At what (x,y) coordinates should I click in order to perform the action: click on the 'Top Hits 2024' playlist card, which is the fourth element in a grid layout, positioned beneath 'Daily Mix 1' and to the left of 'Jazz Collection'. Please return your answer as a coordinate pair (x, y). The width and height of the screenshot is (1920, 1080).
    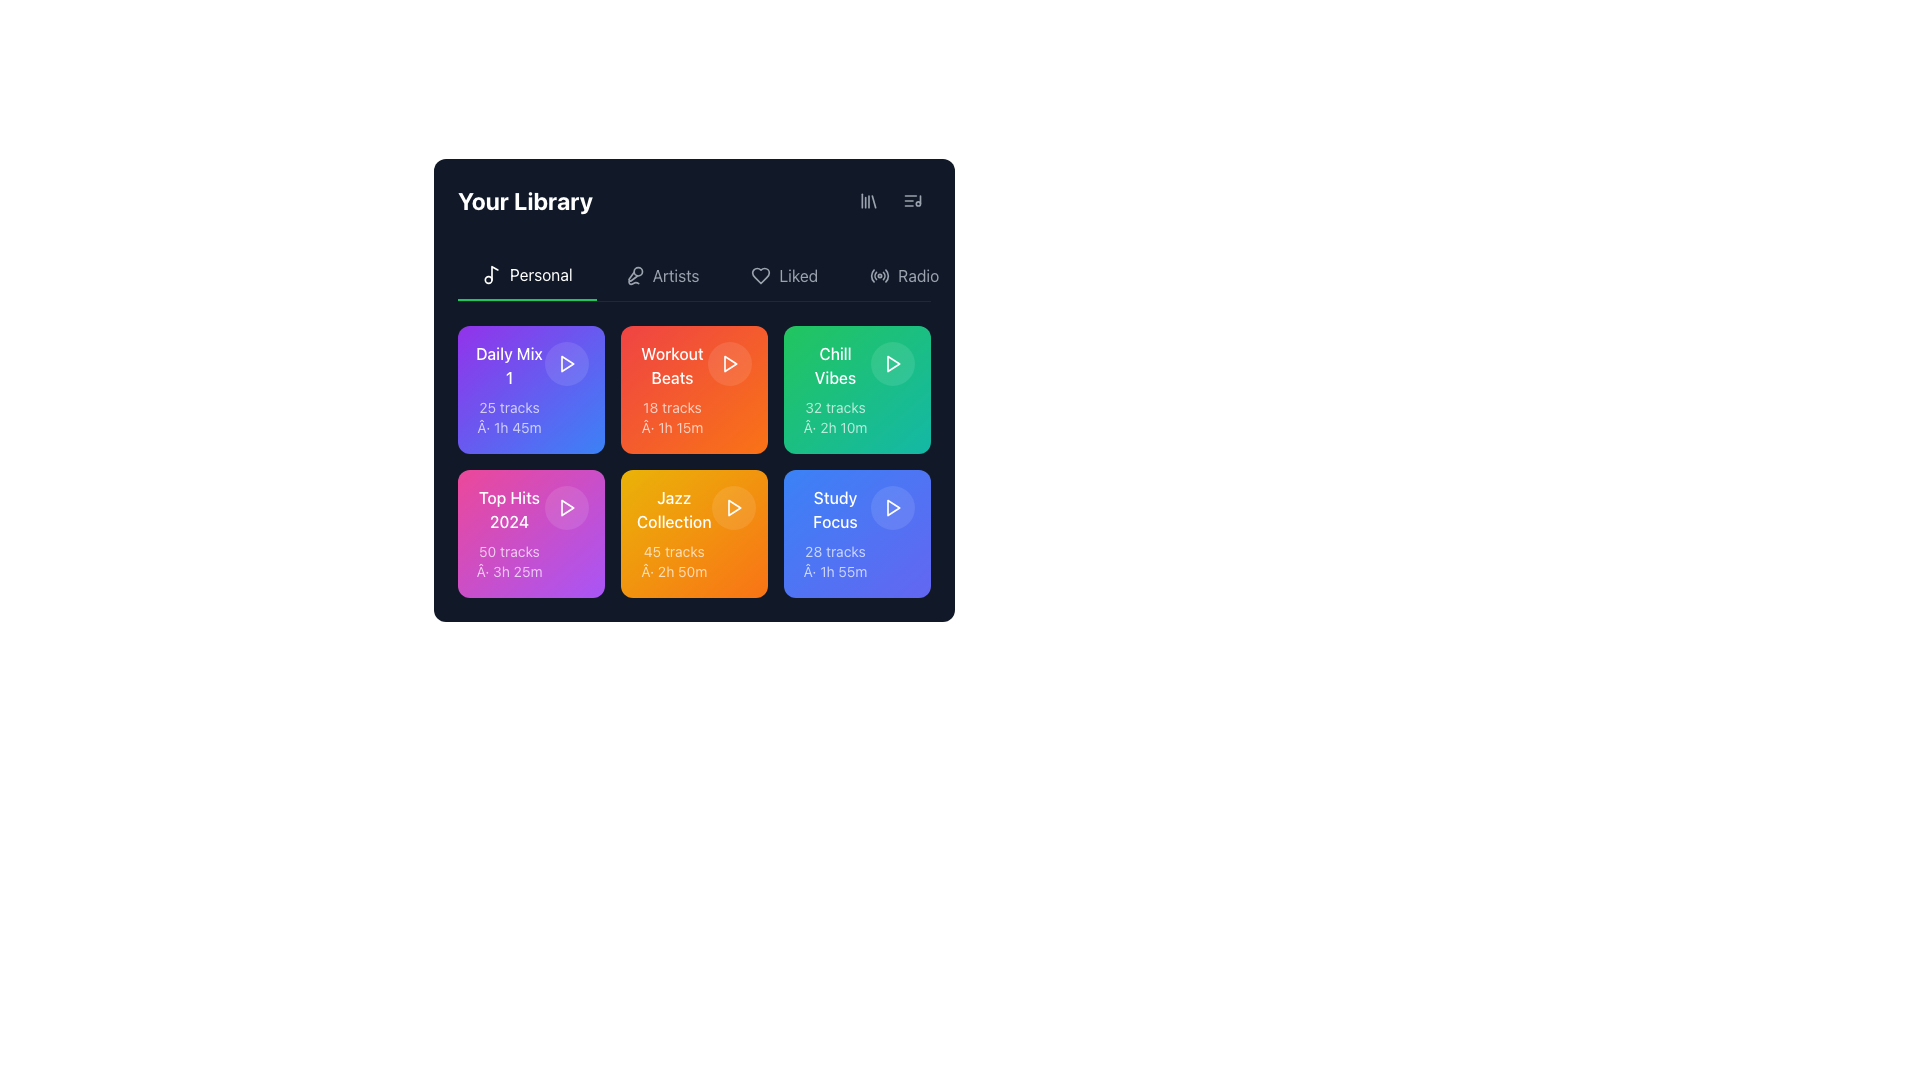
    Looking at the image, I should click on (531, 532).